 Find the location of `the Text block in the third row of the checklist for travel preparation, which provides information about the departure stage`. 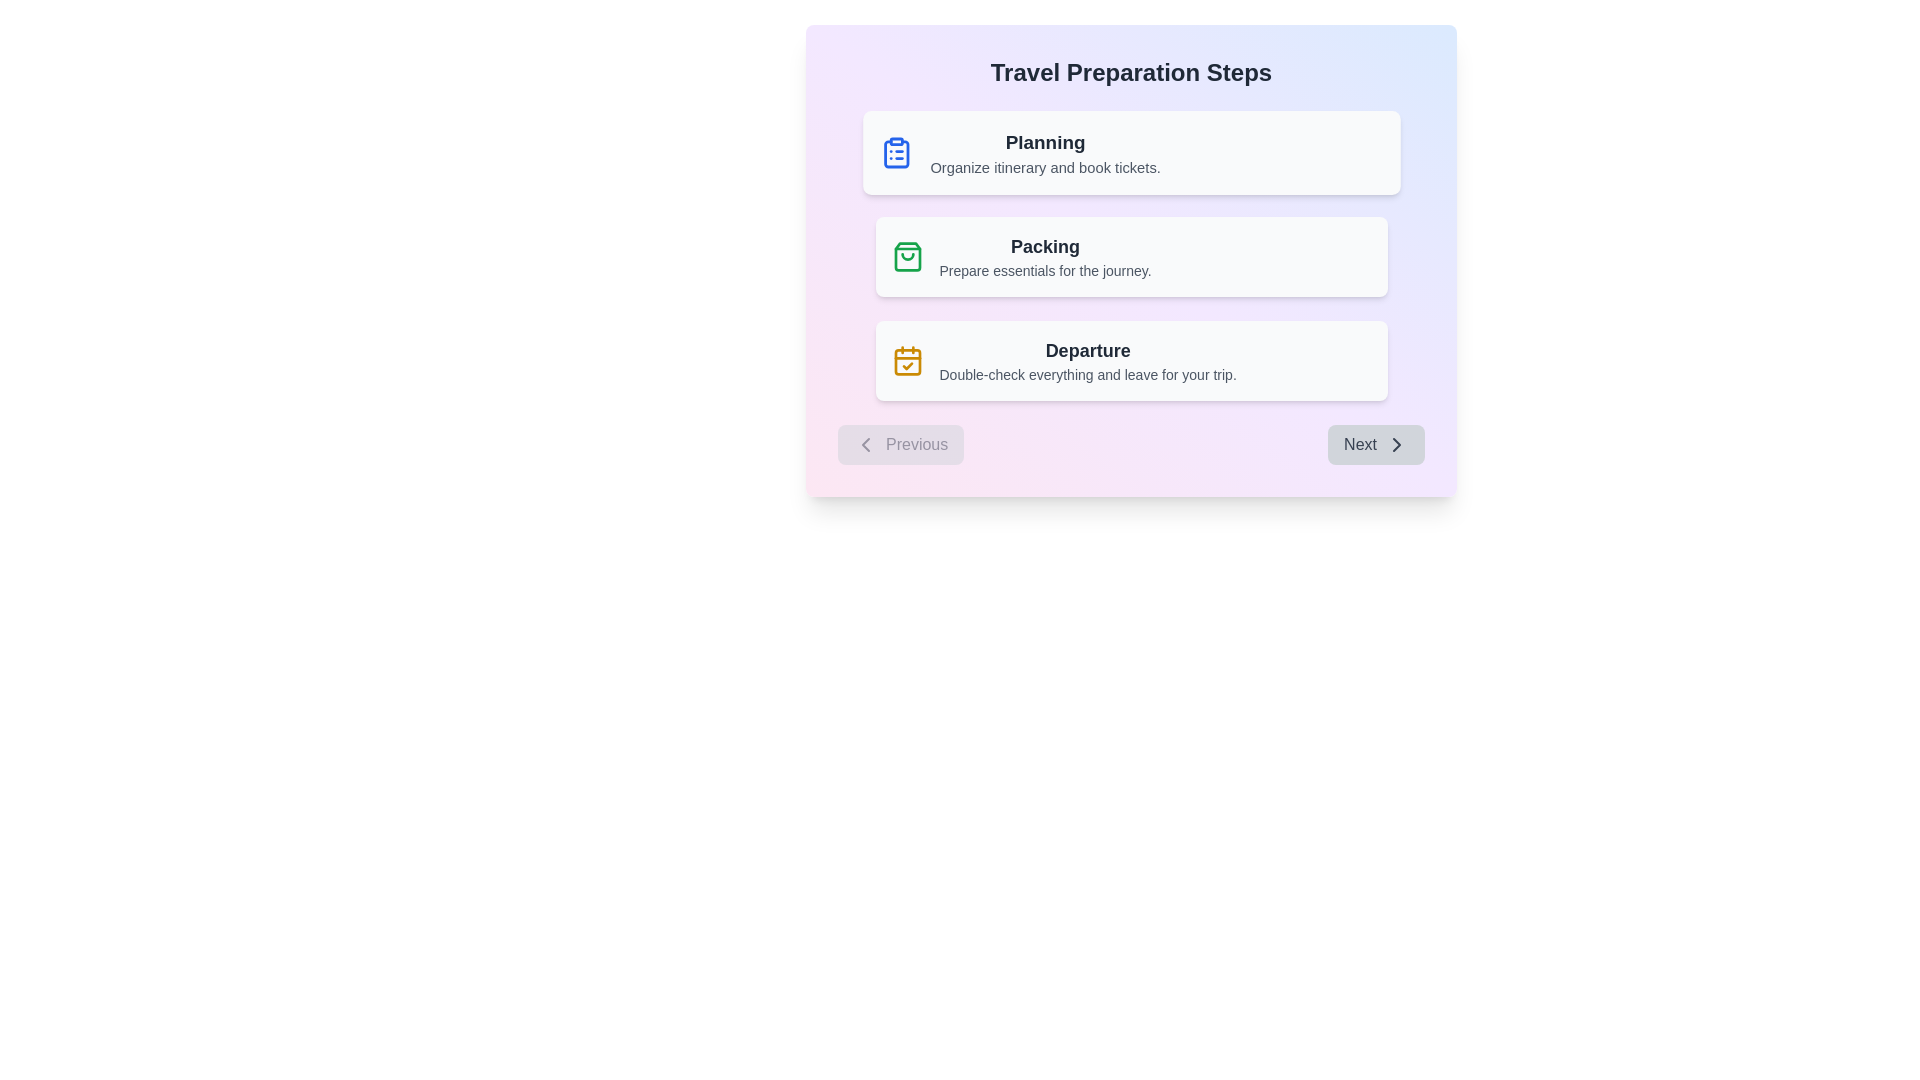

the Text block in the third row of the checklist for travel preparation, which provides information about the departure stage is located at coordinates (1087, 361).